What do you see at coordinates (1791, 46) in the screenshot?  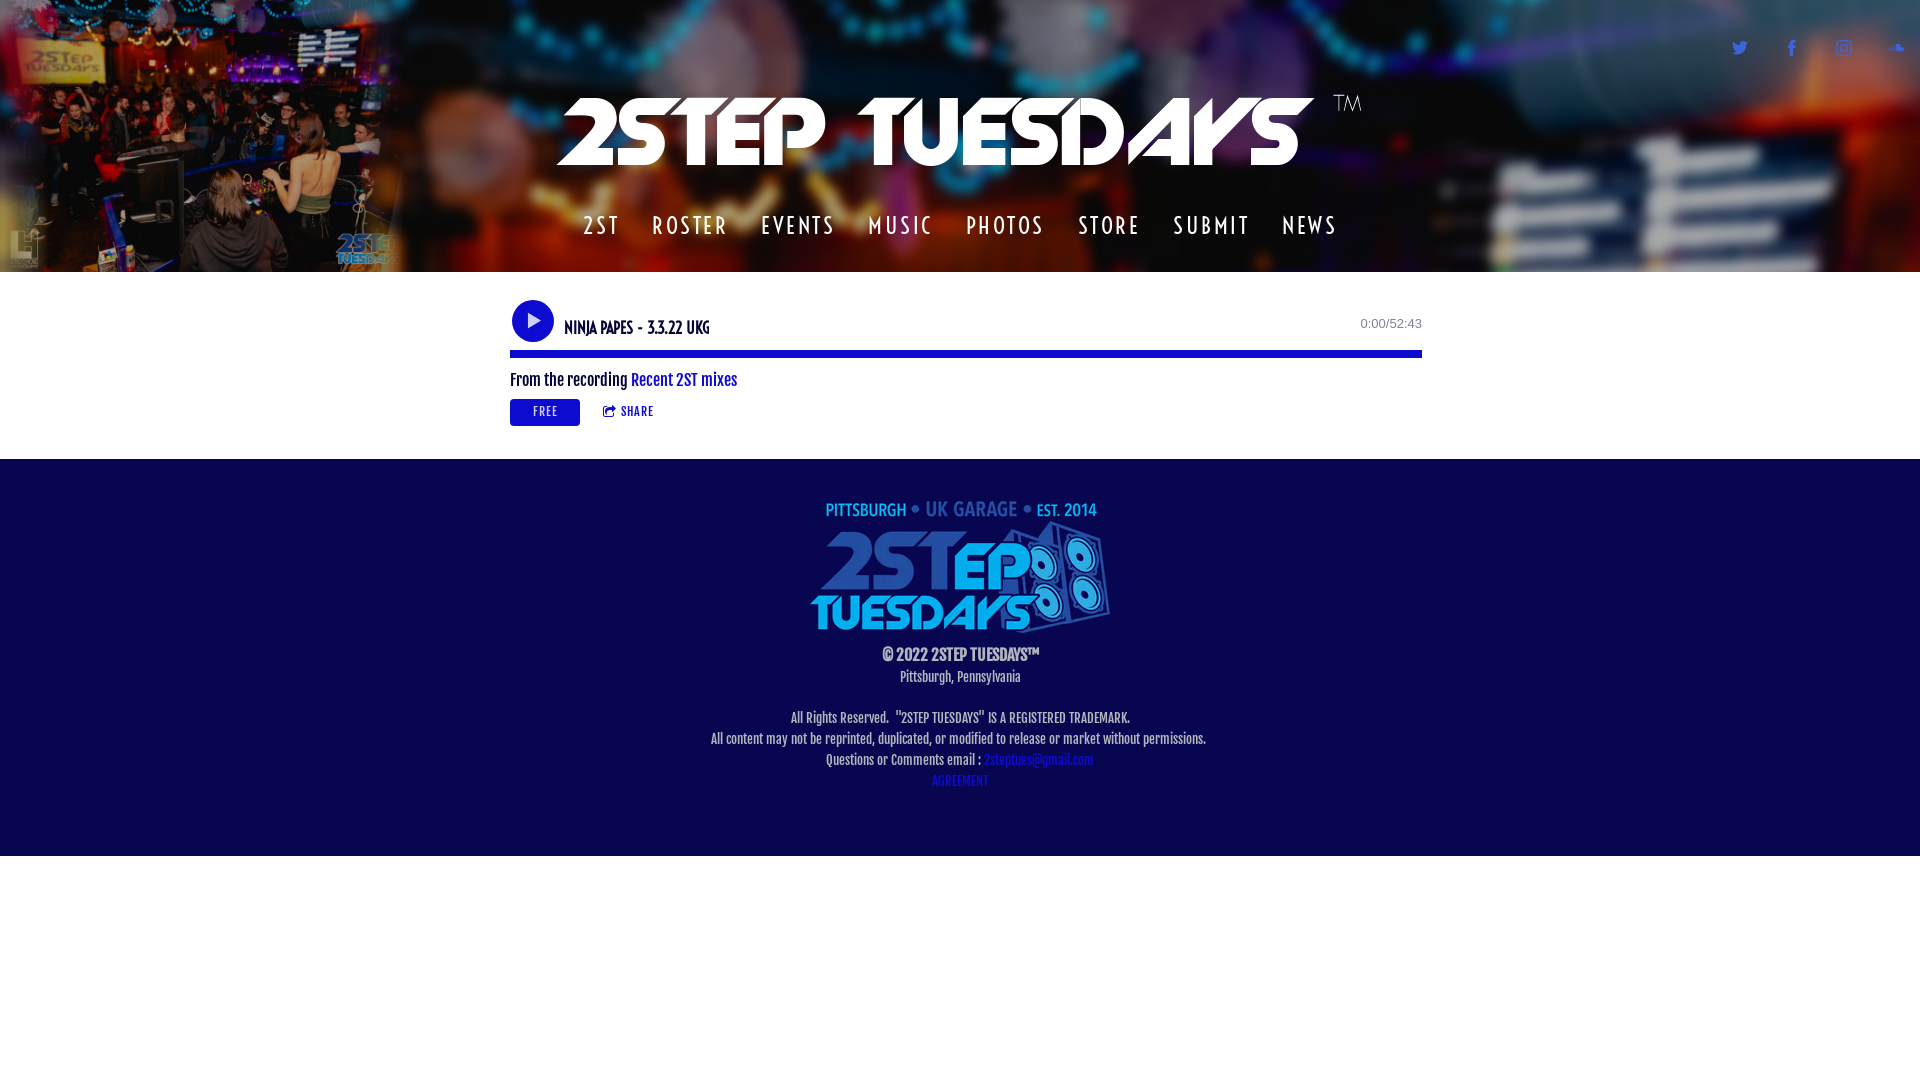 I see `'http://facebook.com/2steptues'` at bounding box center [1791, 46].